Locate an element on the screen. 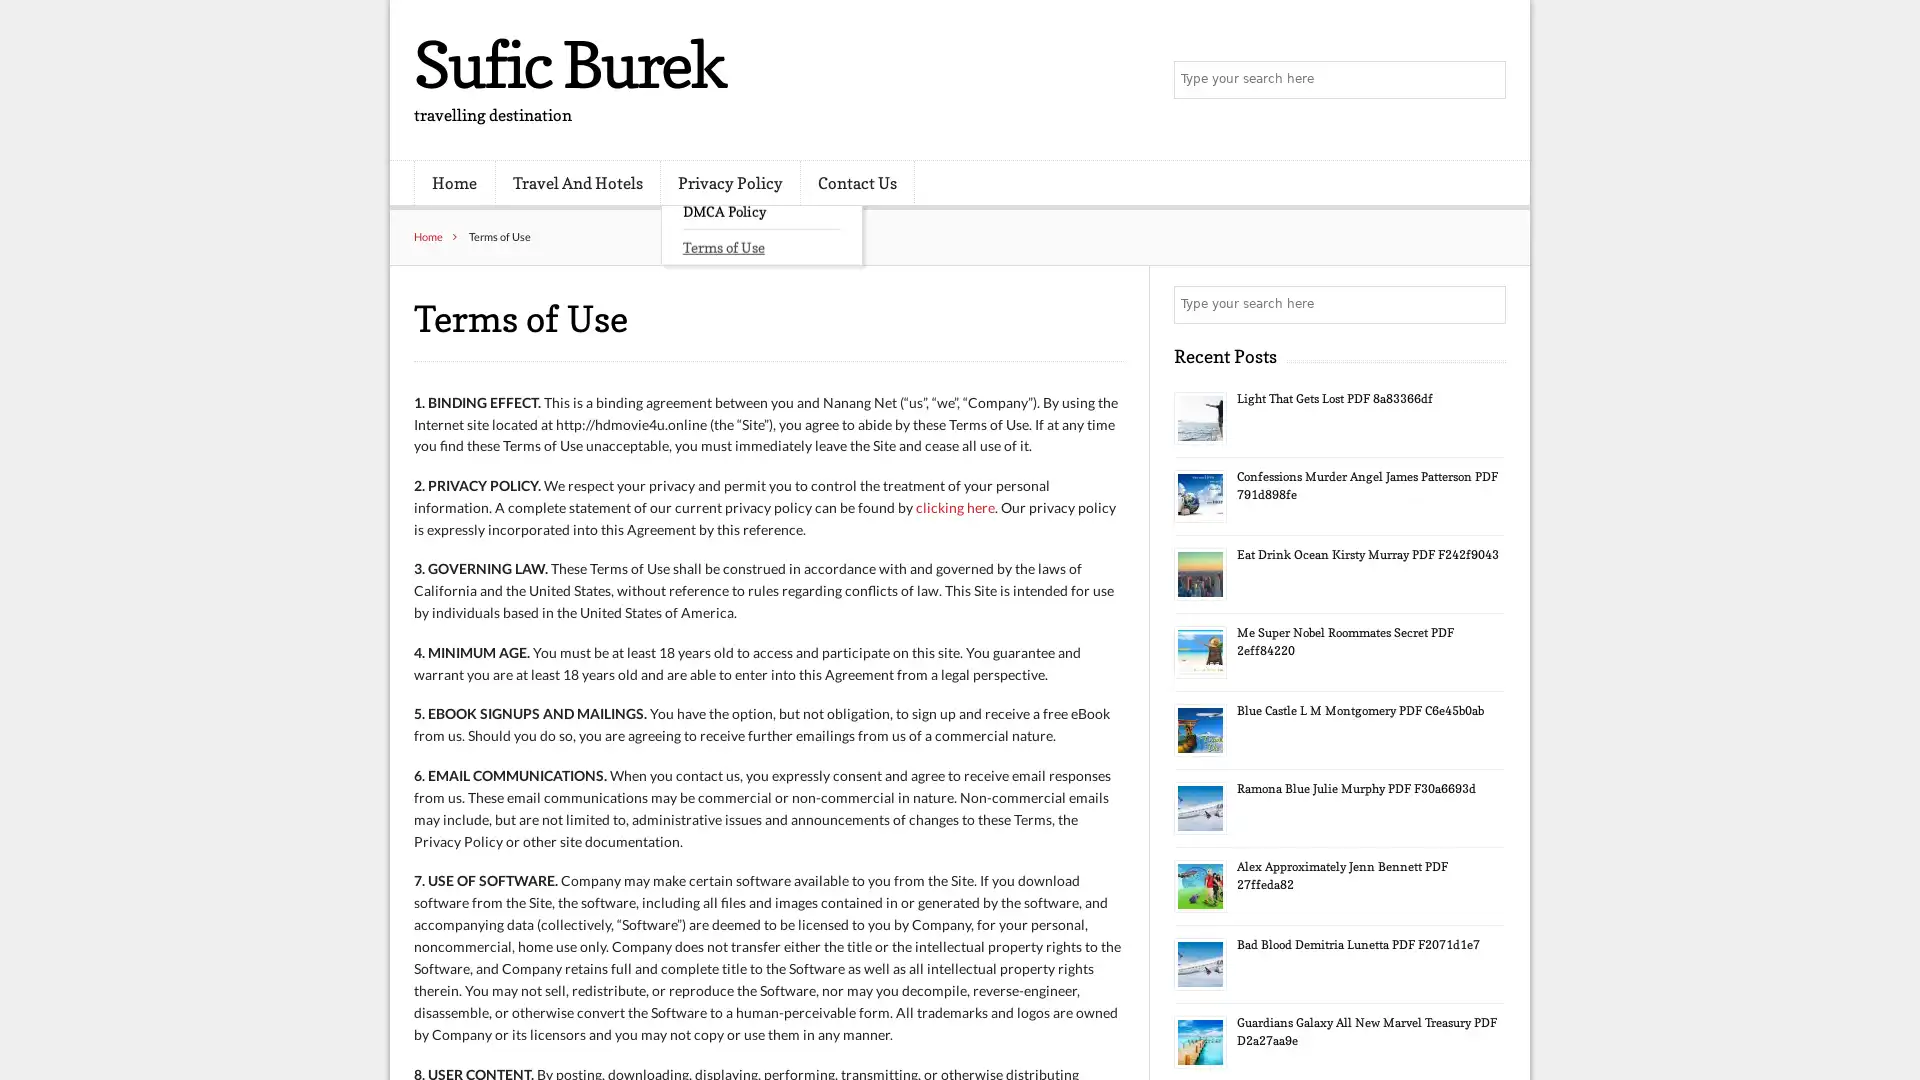 This screenshot has width=1920, height=1080. Search is located at coordinates (1485, 80).